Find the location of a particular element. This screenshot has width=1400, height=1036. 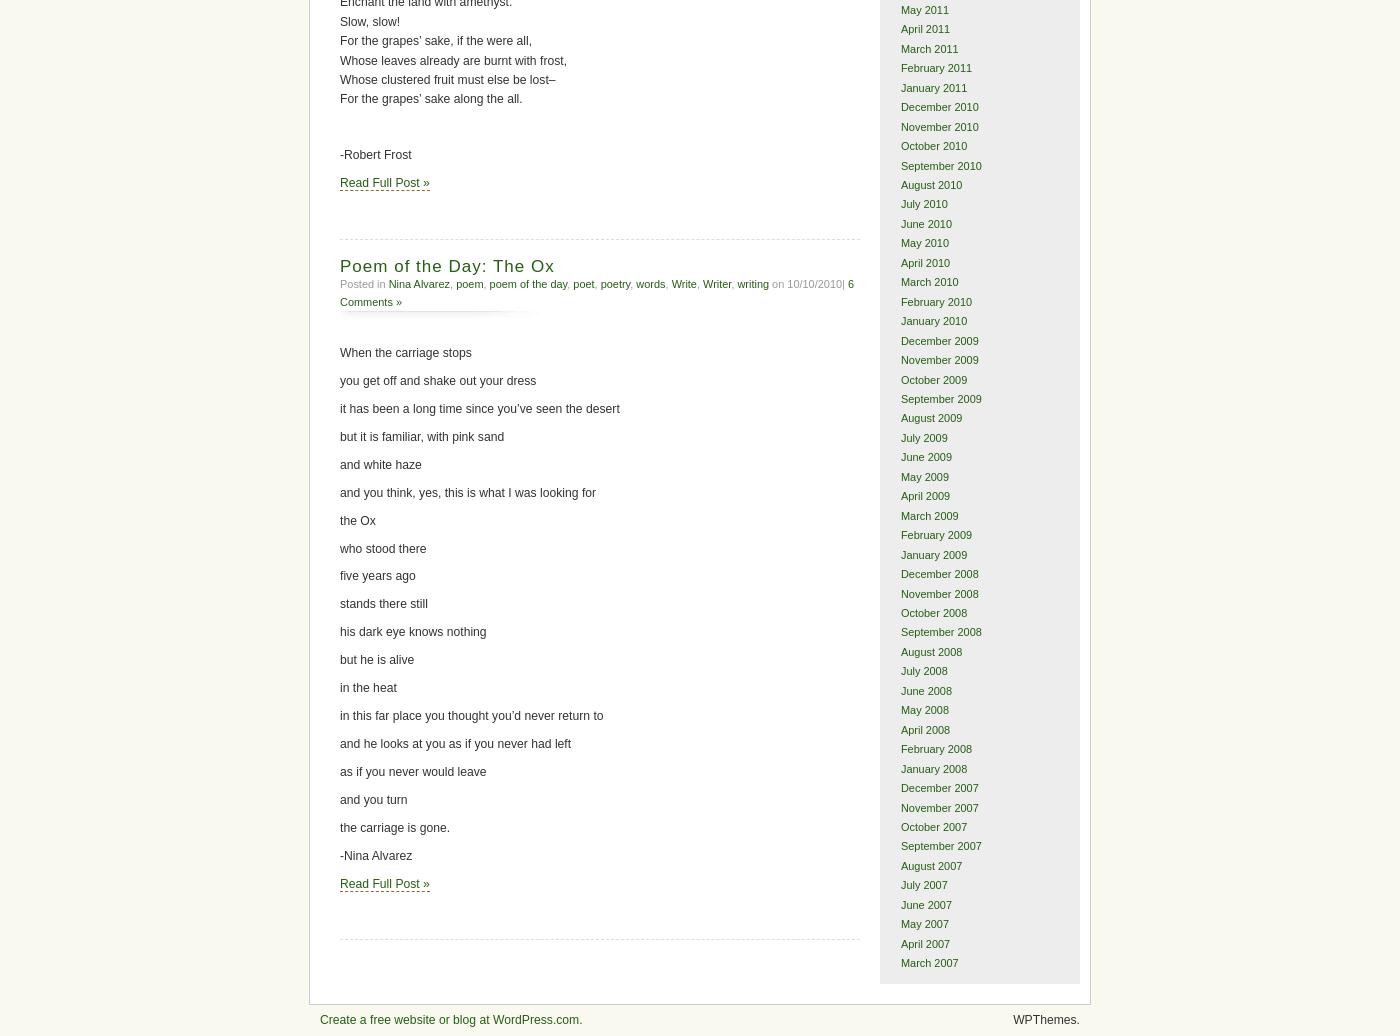

'his dark eye knows nothing' is located at coordinates (413, 631).